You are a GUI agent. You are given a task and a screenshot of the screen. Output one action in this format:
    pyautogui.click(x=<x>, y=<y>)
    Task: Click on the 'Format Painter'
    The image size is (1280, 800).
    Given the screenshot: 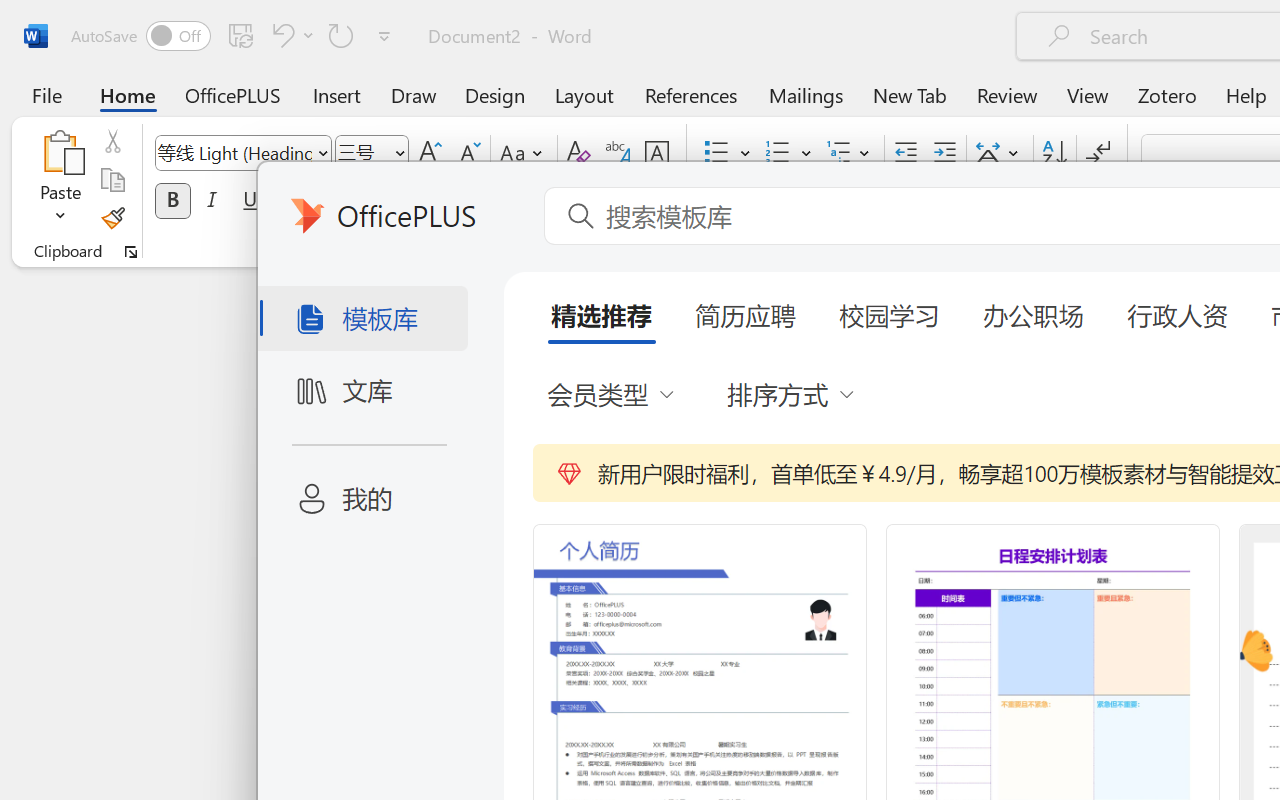 What is the action you would take?
    pyautogui.click(x=111, y=218)
    